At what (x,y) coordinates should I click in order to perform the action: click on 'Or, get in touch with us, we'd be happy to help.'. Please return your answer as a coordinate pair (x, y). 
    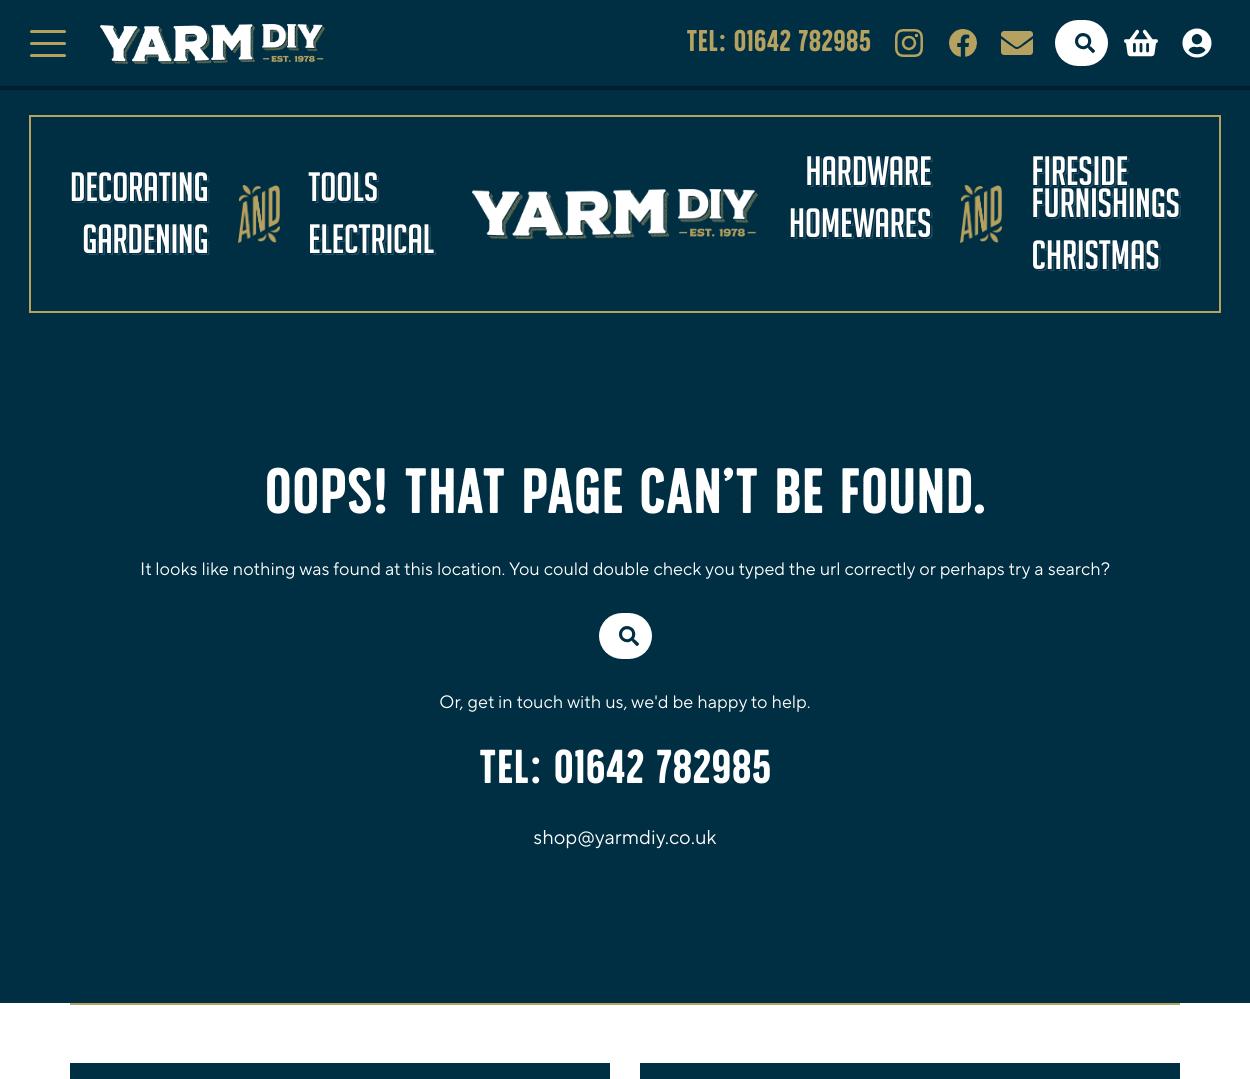
    Looking at the image, I should click on (438, 701).